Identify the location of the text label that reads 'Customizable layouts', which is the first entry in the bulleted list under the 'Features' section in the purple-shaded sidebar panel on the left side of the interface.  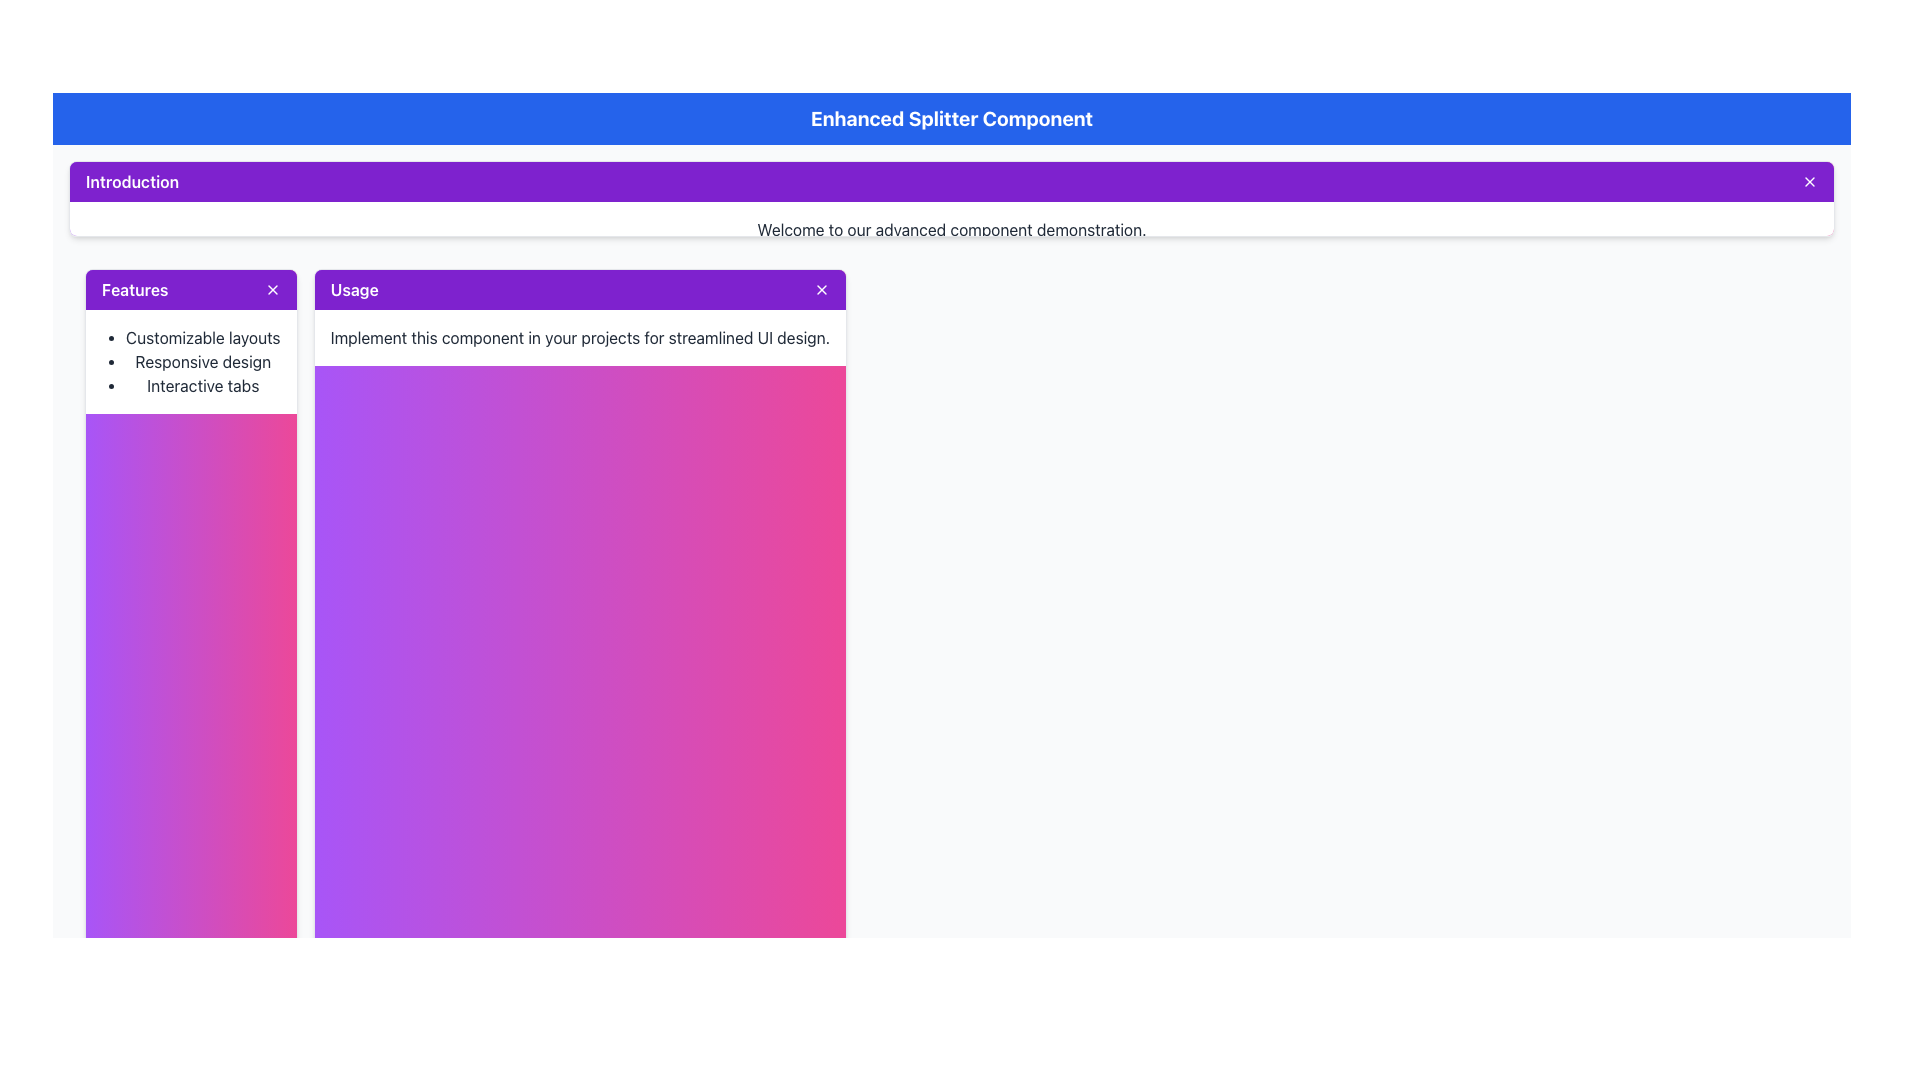
(203, 336).